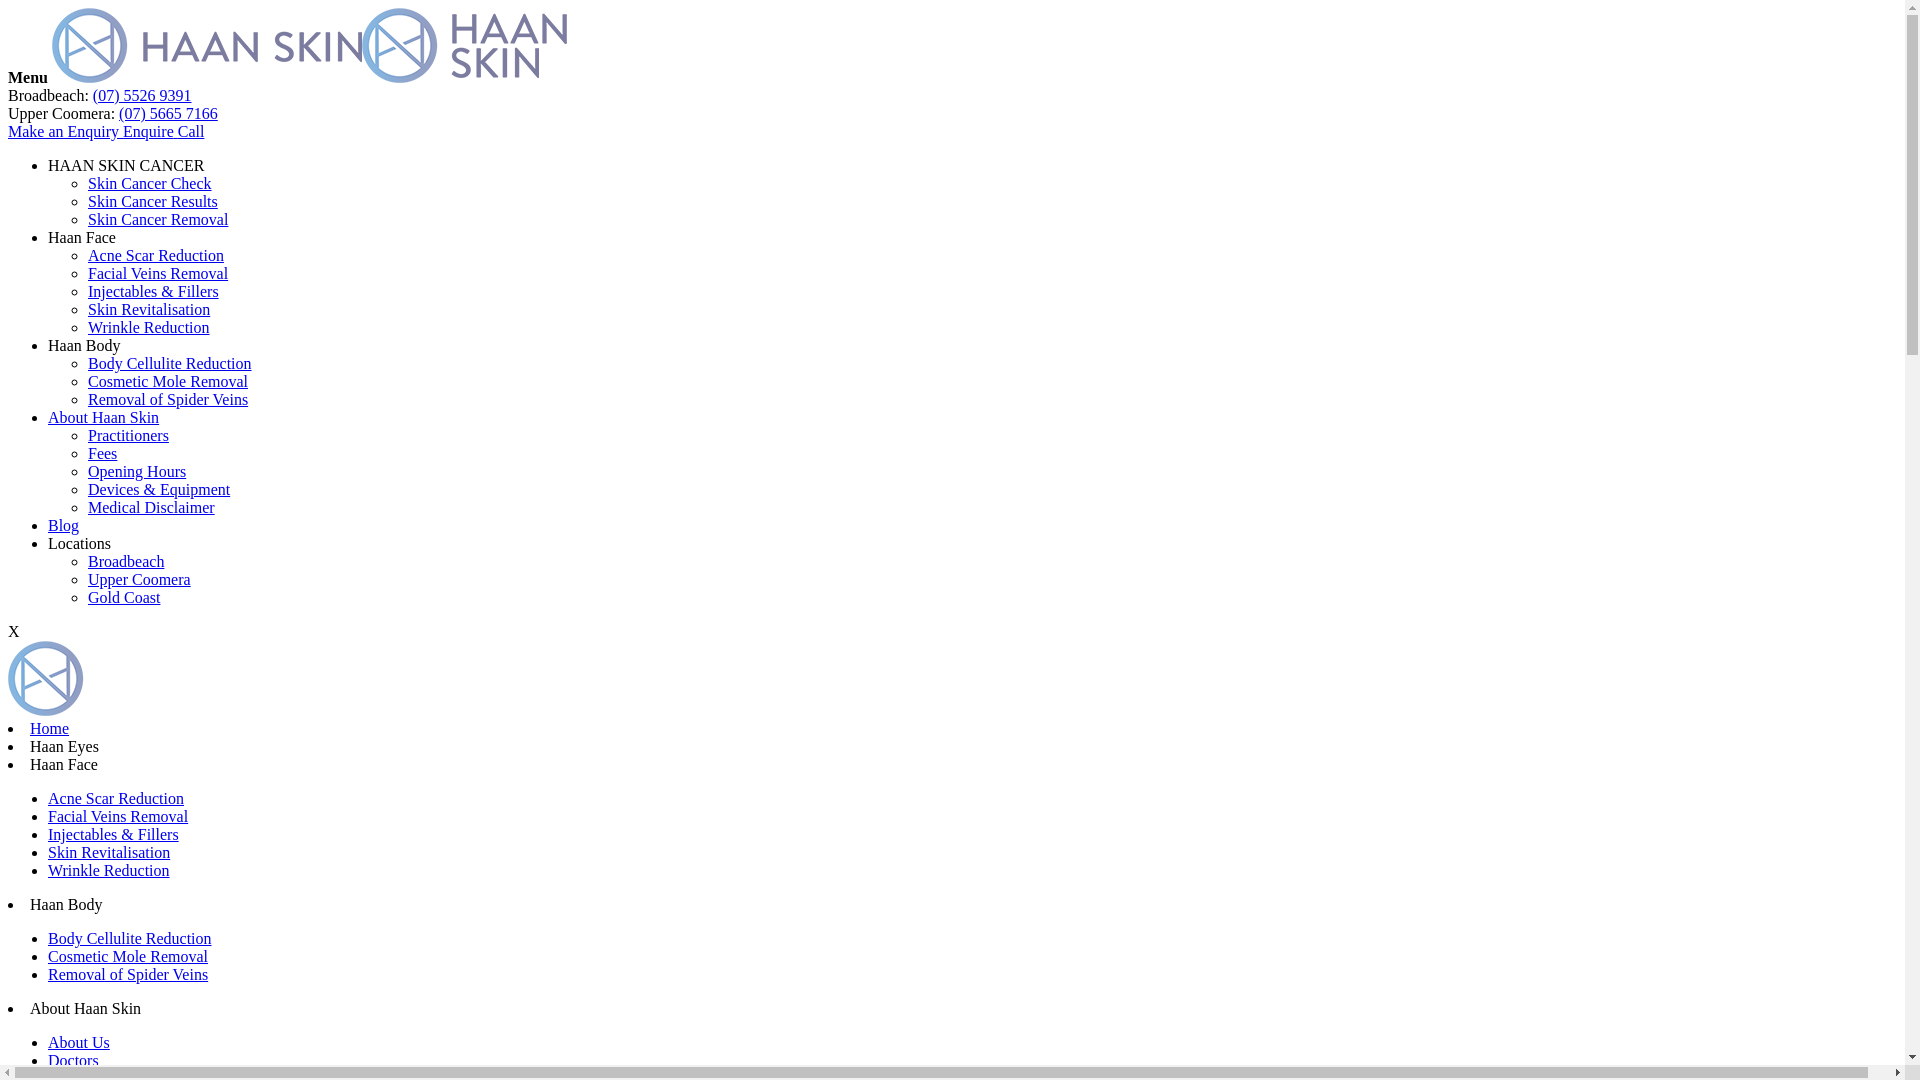  Describe the element at coordinates (48, 938) in the screenshot. I see `'Body Cellulite Reduction'` at that location.